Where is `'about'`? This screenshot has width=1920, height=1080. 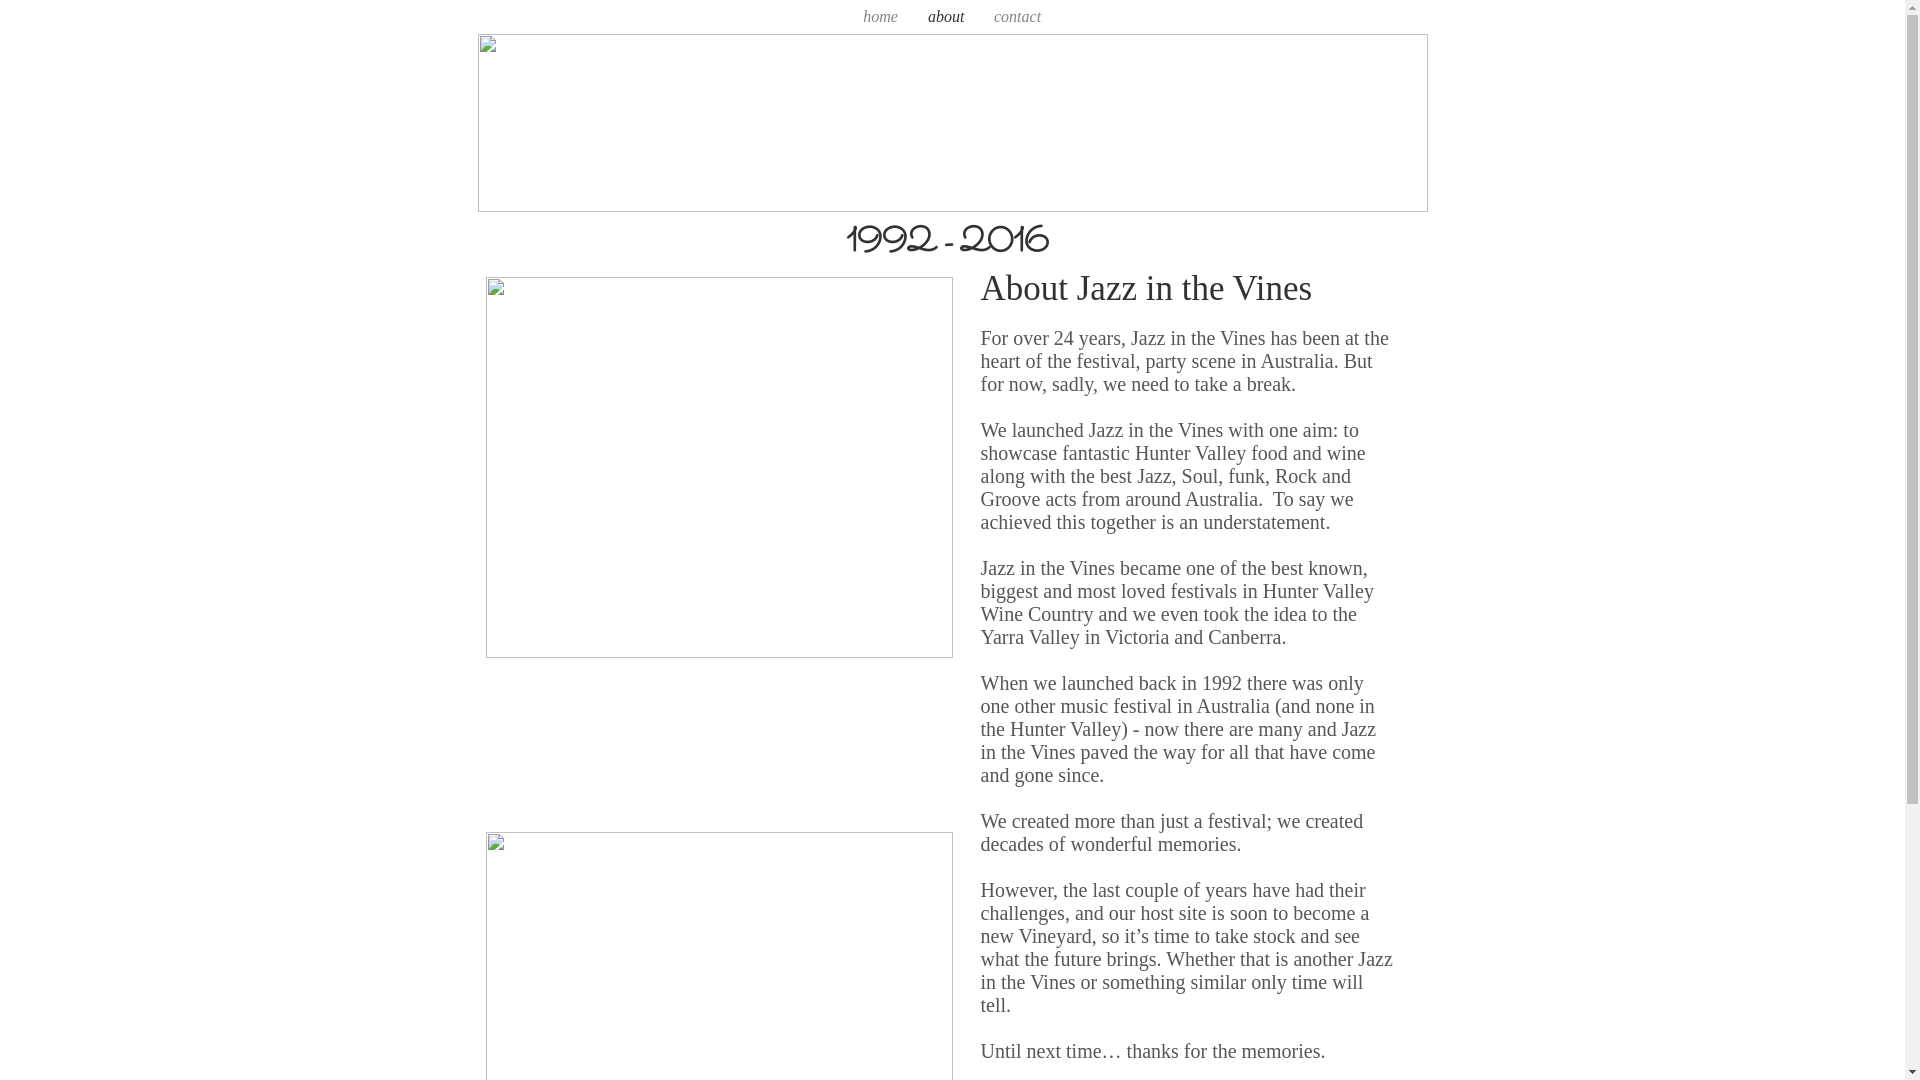 'about' is located at coordinates (944, 16).